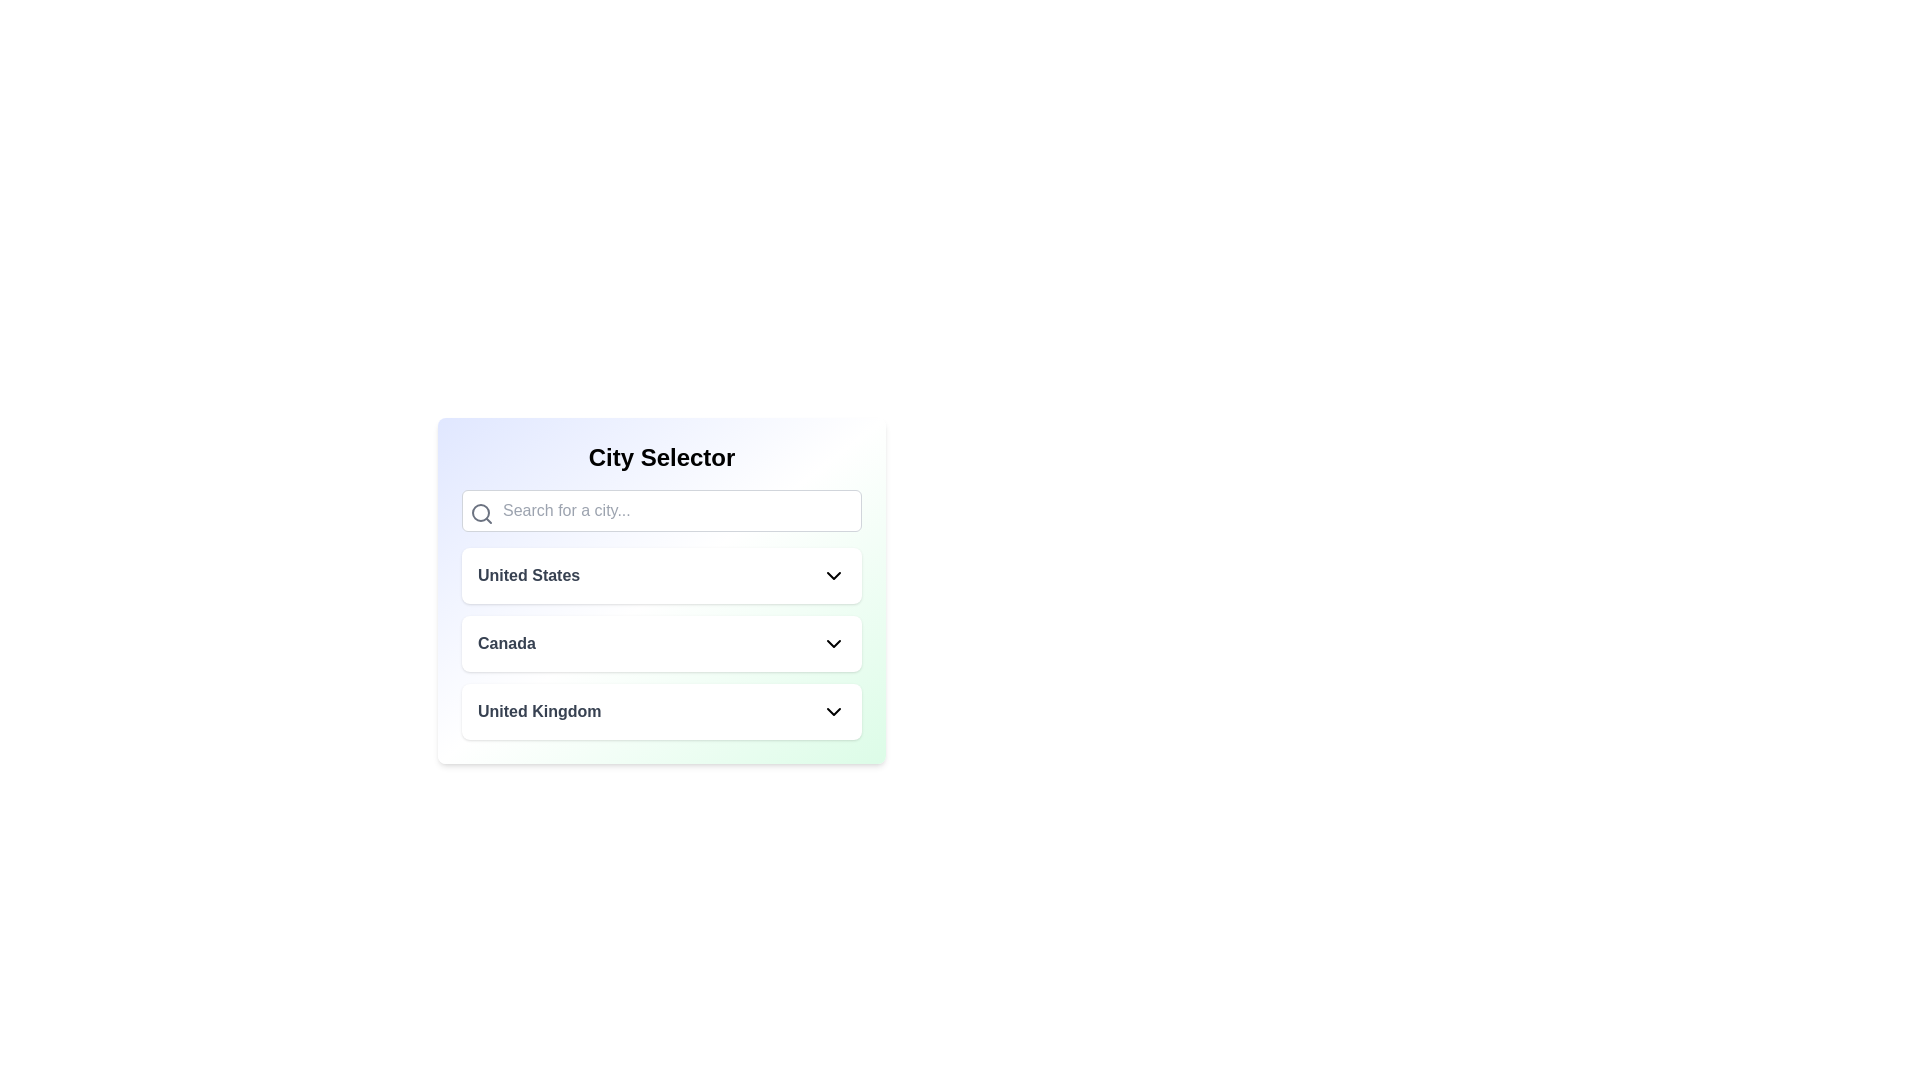  What do you see at coordinates (662, 644) in the screenshot?
I see `the dropdown trigger labeled 'Canada'` at bounding box center [662, 644].